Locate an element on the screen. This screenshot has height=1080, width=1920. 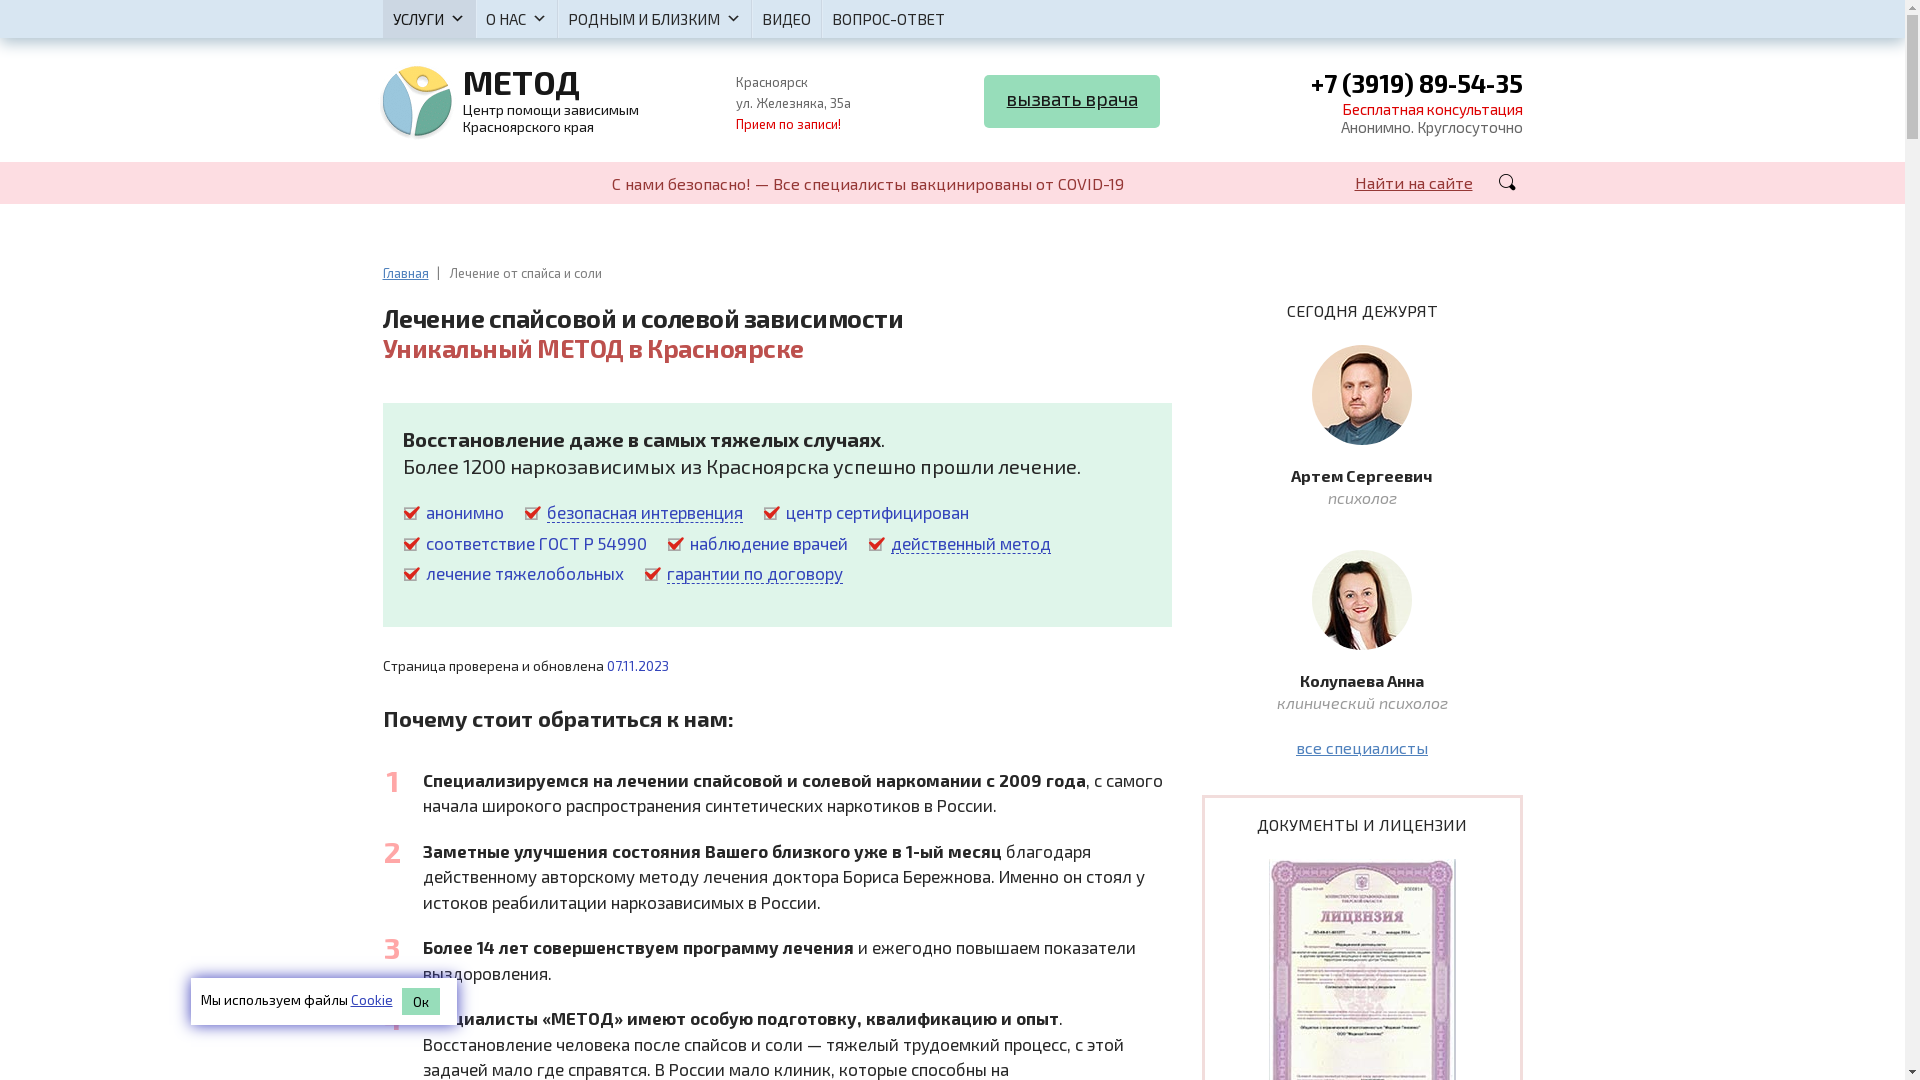
'Cookie' is located at coordinates (350, 999).